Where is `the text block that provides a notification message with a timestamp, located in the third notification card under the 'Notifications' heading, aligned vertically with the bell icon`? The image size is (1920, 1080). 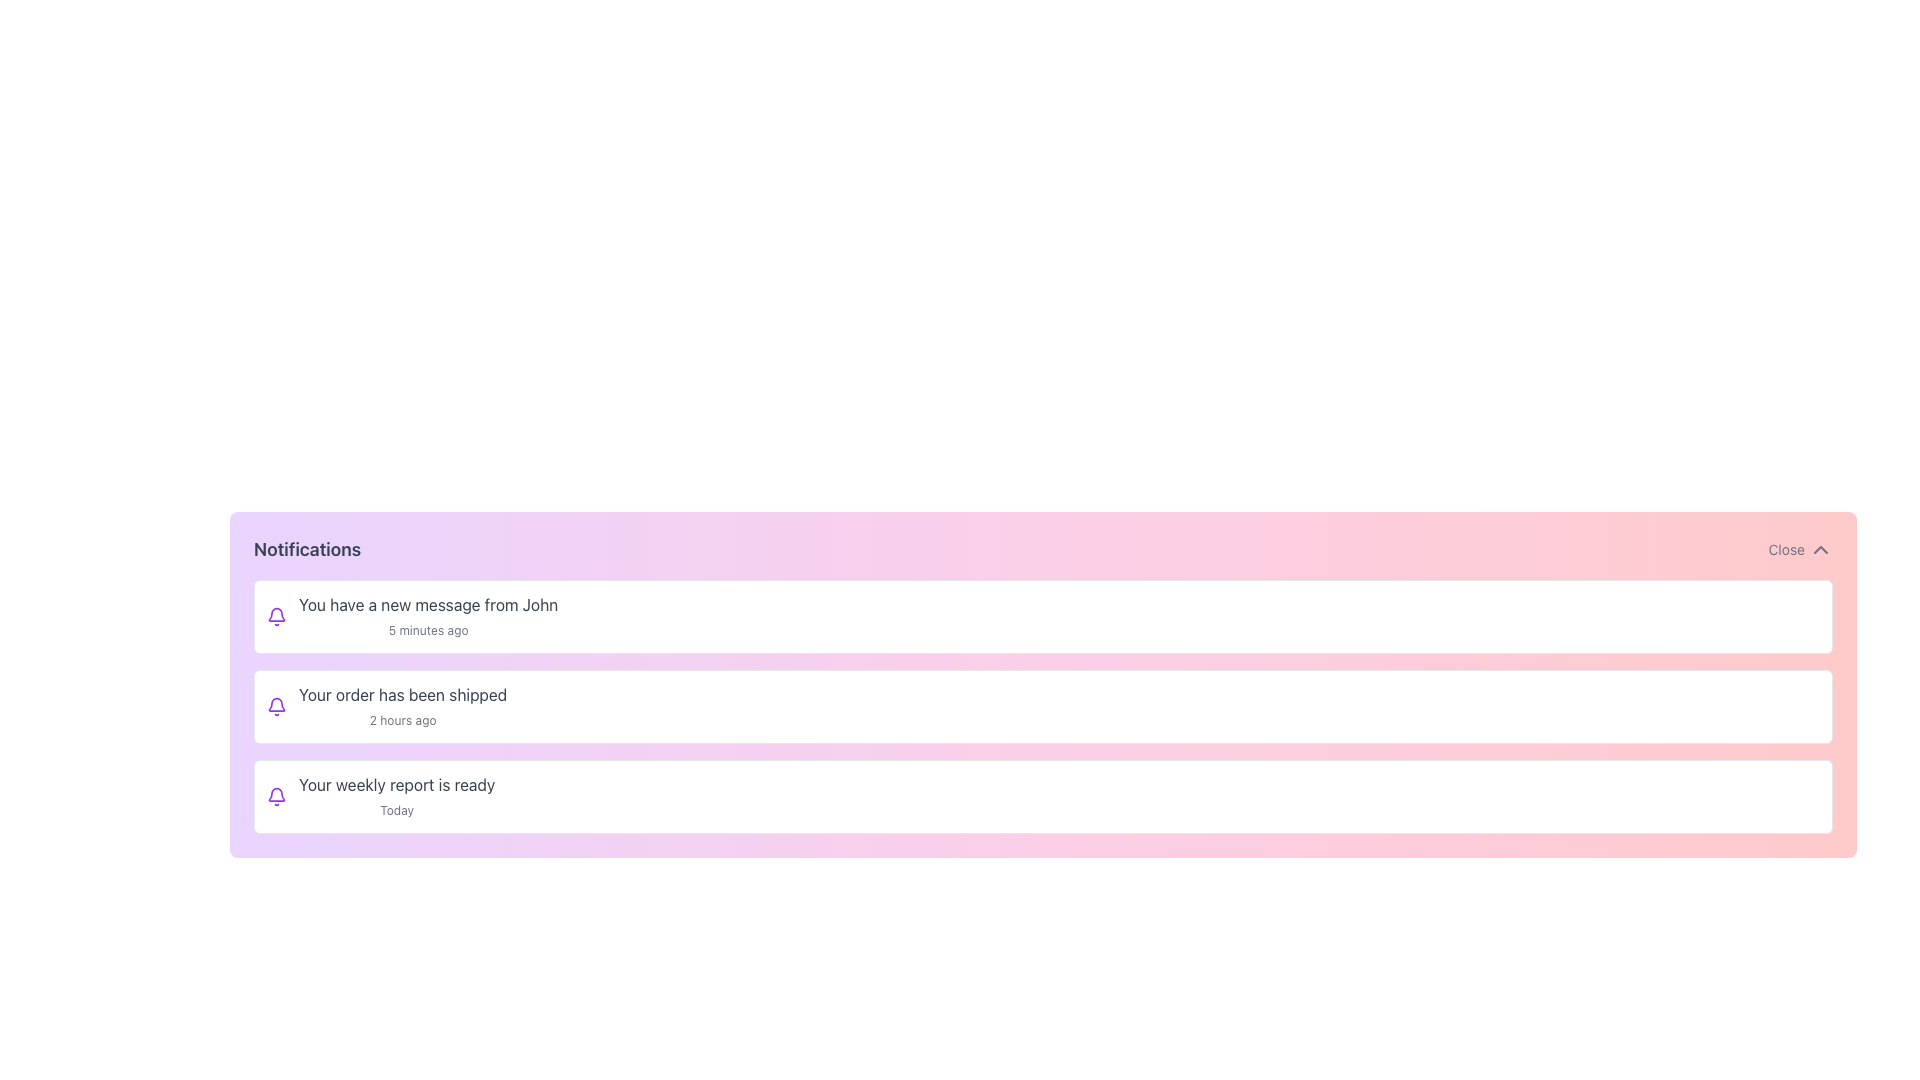 the text block that provides a notification message with a timestamp, located in the third notification card under the 'Notifications' heading, aligned vertically with the bell icon is located at coordinates (397, 796).